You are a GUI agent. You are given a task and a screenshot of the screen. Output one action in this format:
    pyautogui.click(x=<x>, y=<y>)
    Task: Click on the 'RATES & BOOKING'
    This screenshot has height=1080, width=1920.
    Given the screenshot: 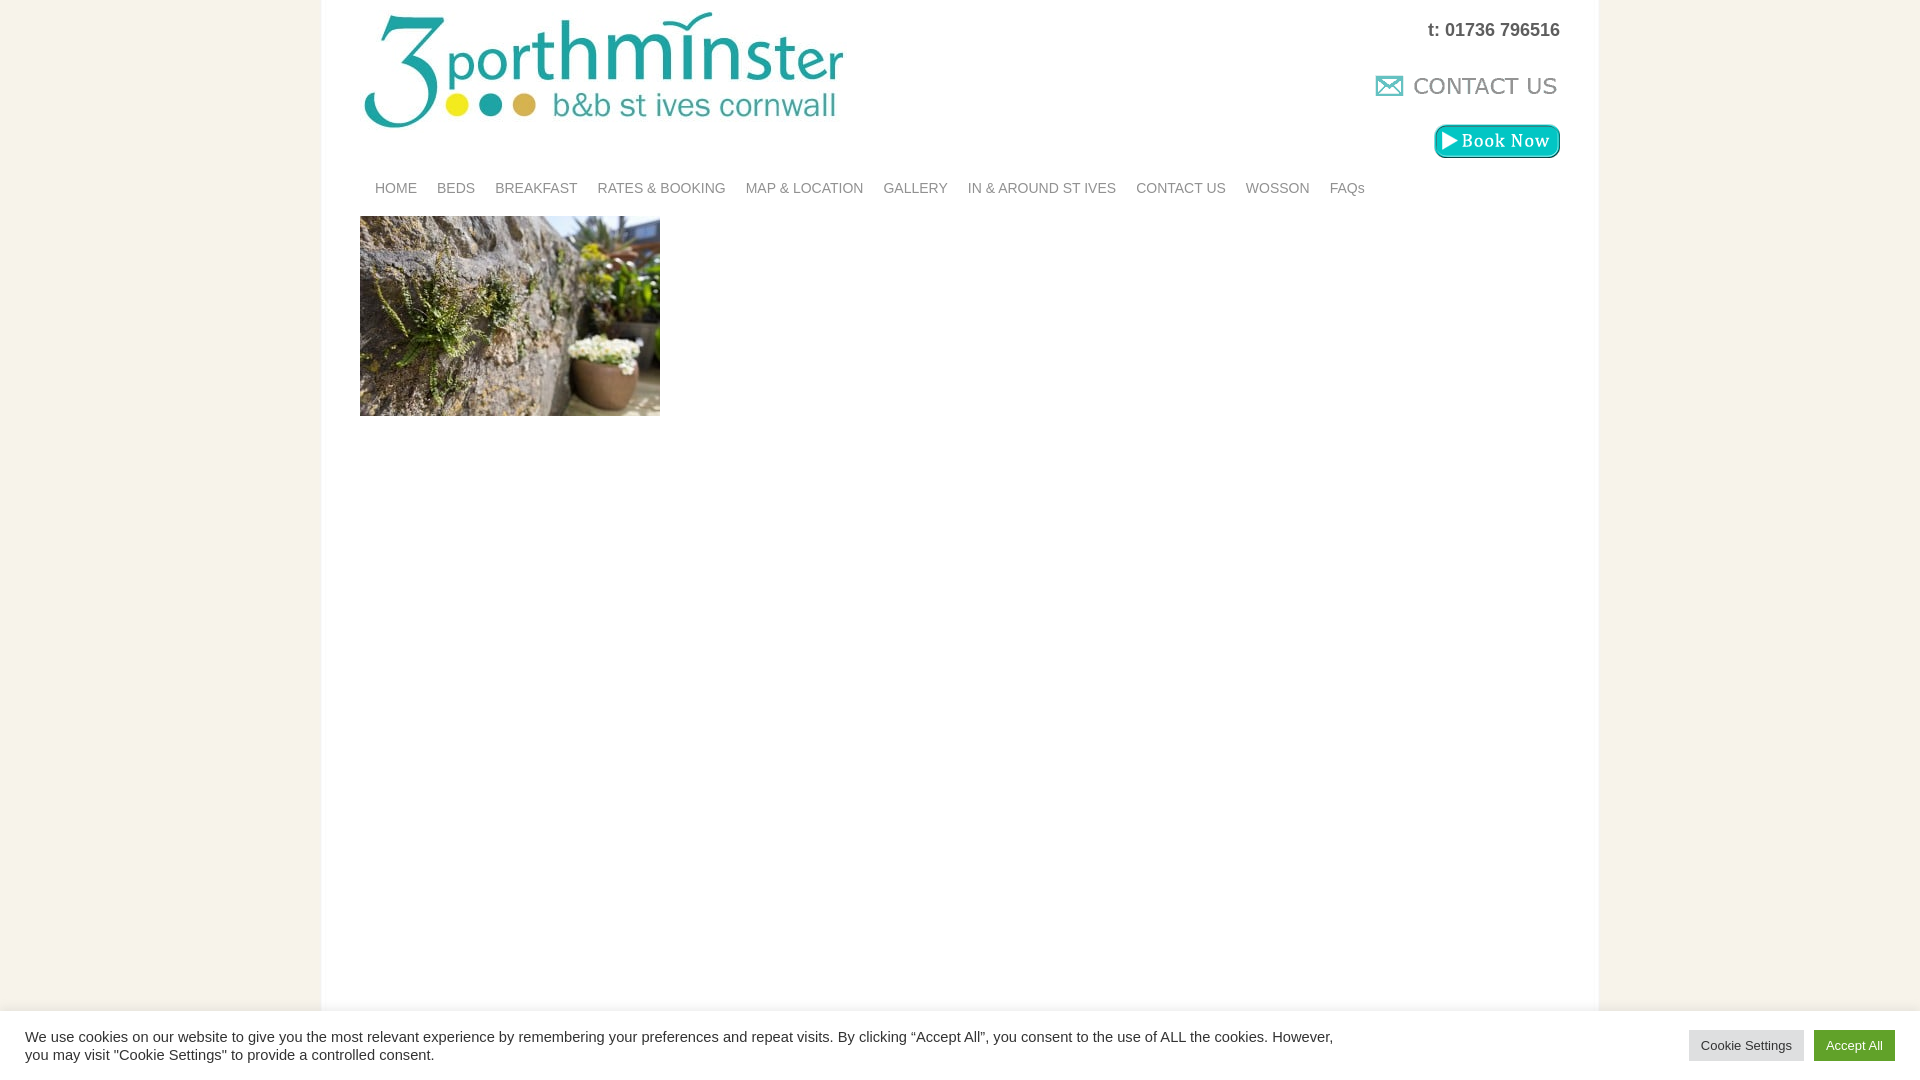 What is the action you would take?
    pyautogui.click(x=662, y=188)
    